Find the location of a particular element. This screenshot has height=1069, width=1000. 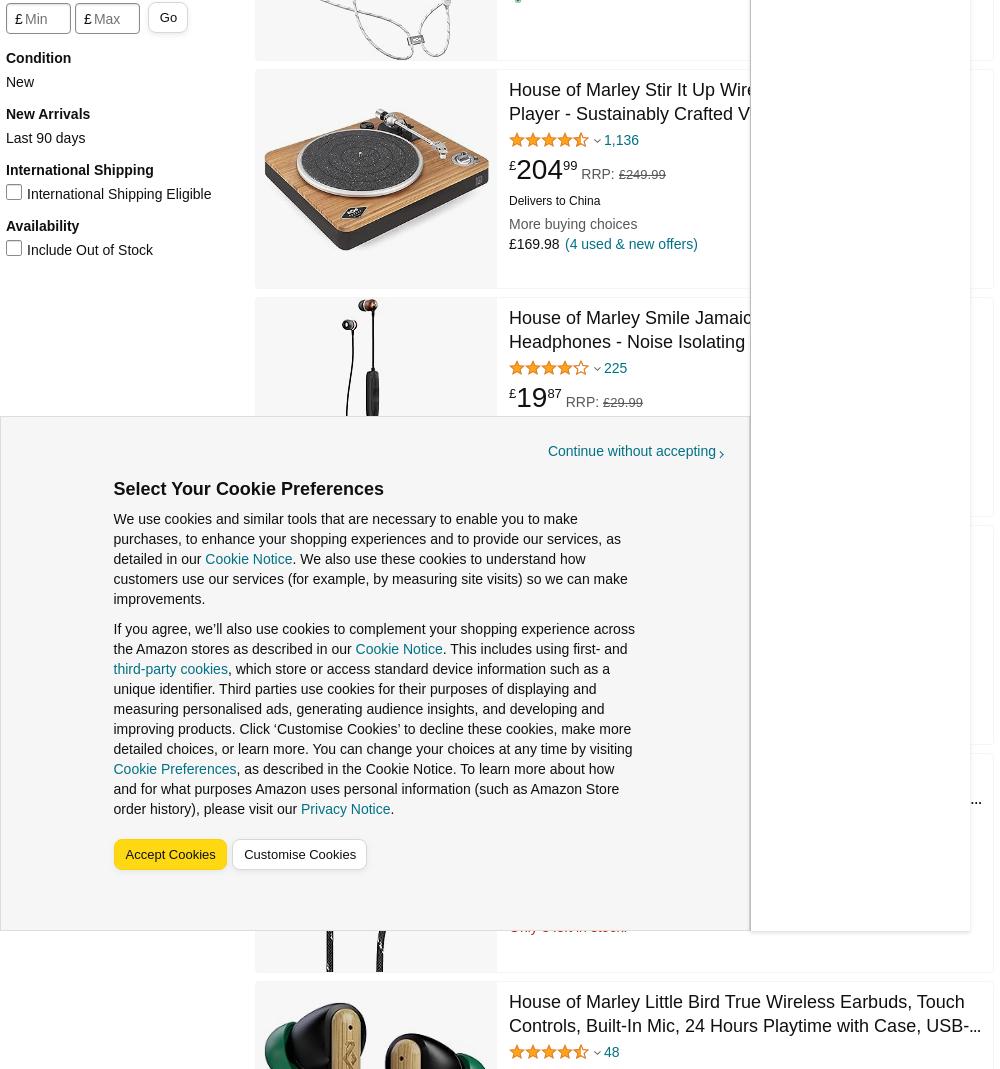

'4.3 out of 5 stars' is located at coordinates (539, 146).